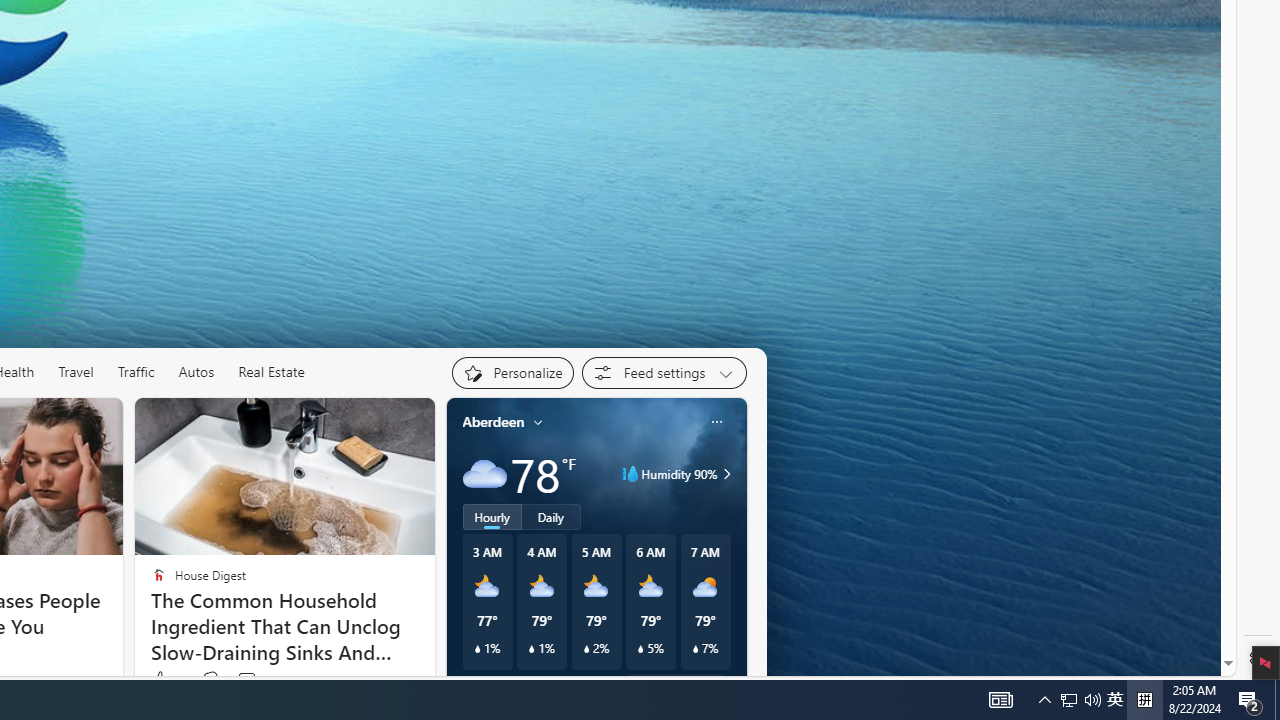 This screenshot has height=720, width=1280. I want to click on 'Feed settings', so click(664, 372).